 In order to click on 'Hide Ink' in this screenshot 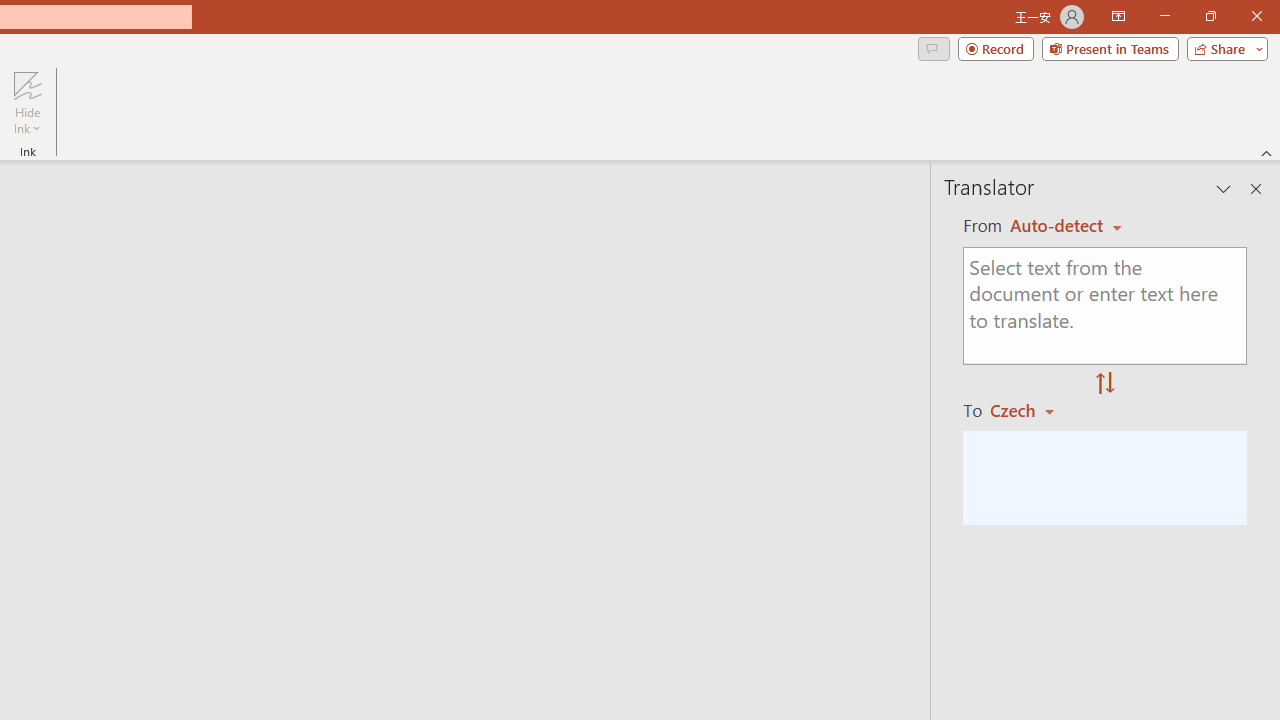, I will do `click(27, 84)`.